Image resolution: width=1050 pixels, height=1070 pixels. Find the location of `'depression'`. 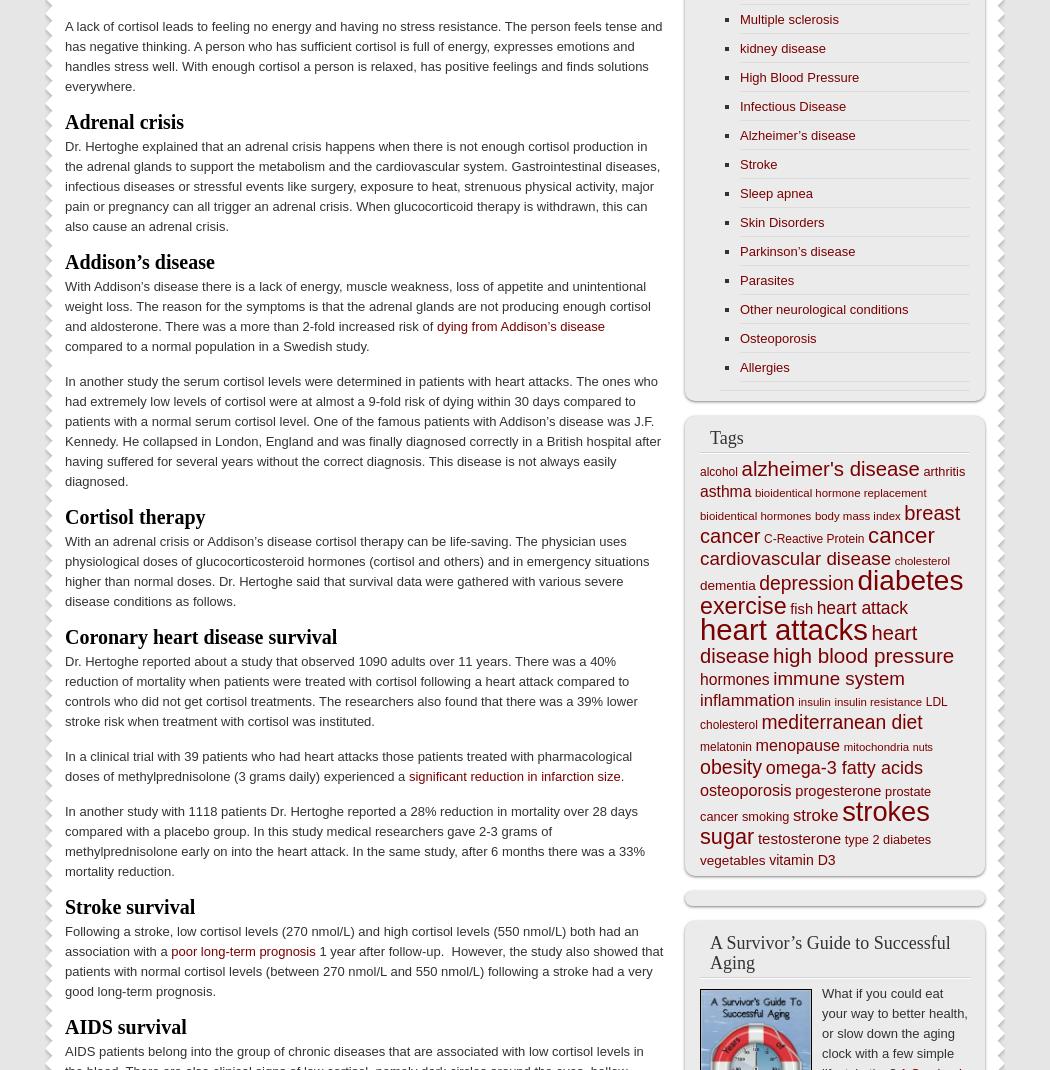

'depression' is located at coordinates (759, 582).